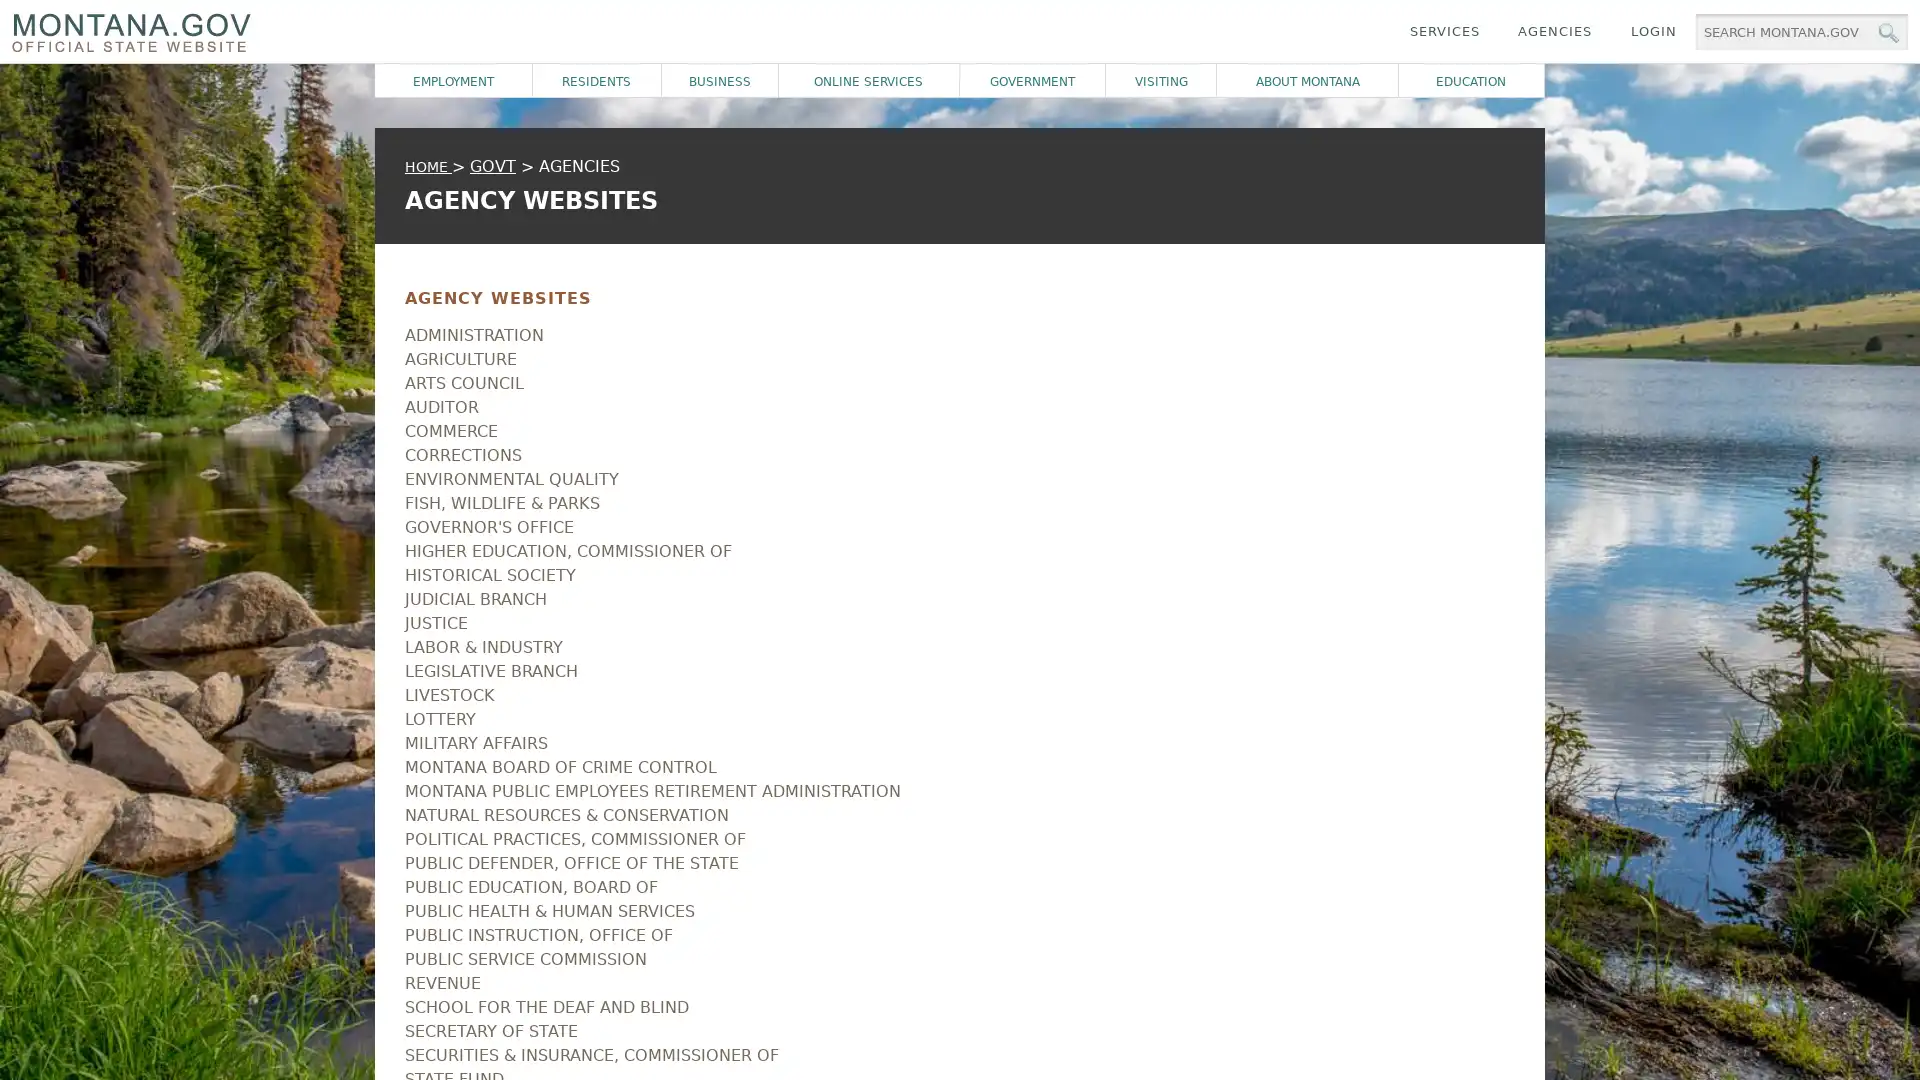  I want to click on MT.gov Search Button, so click(1886, 33).